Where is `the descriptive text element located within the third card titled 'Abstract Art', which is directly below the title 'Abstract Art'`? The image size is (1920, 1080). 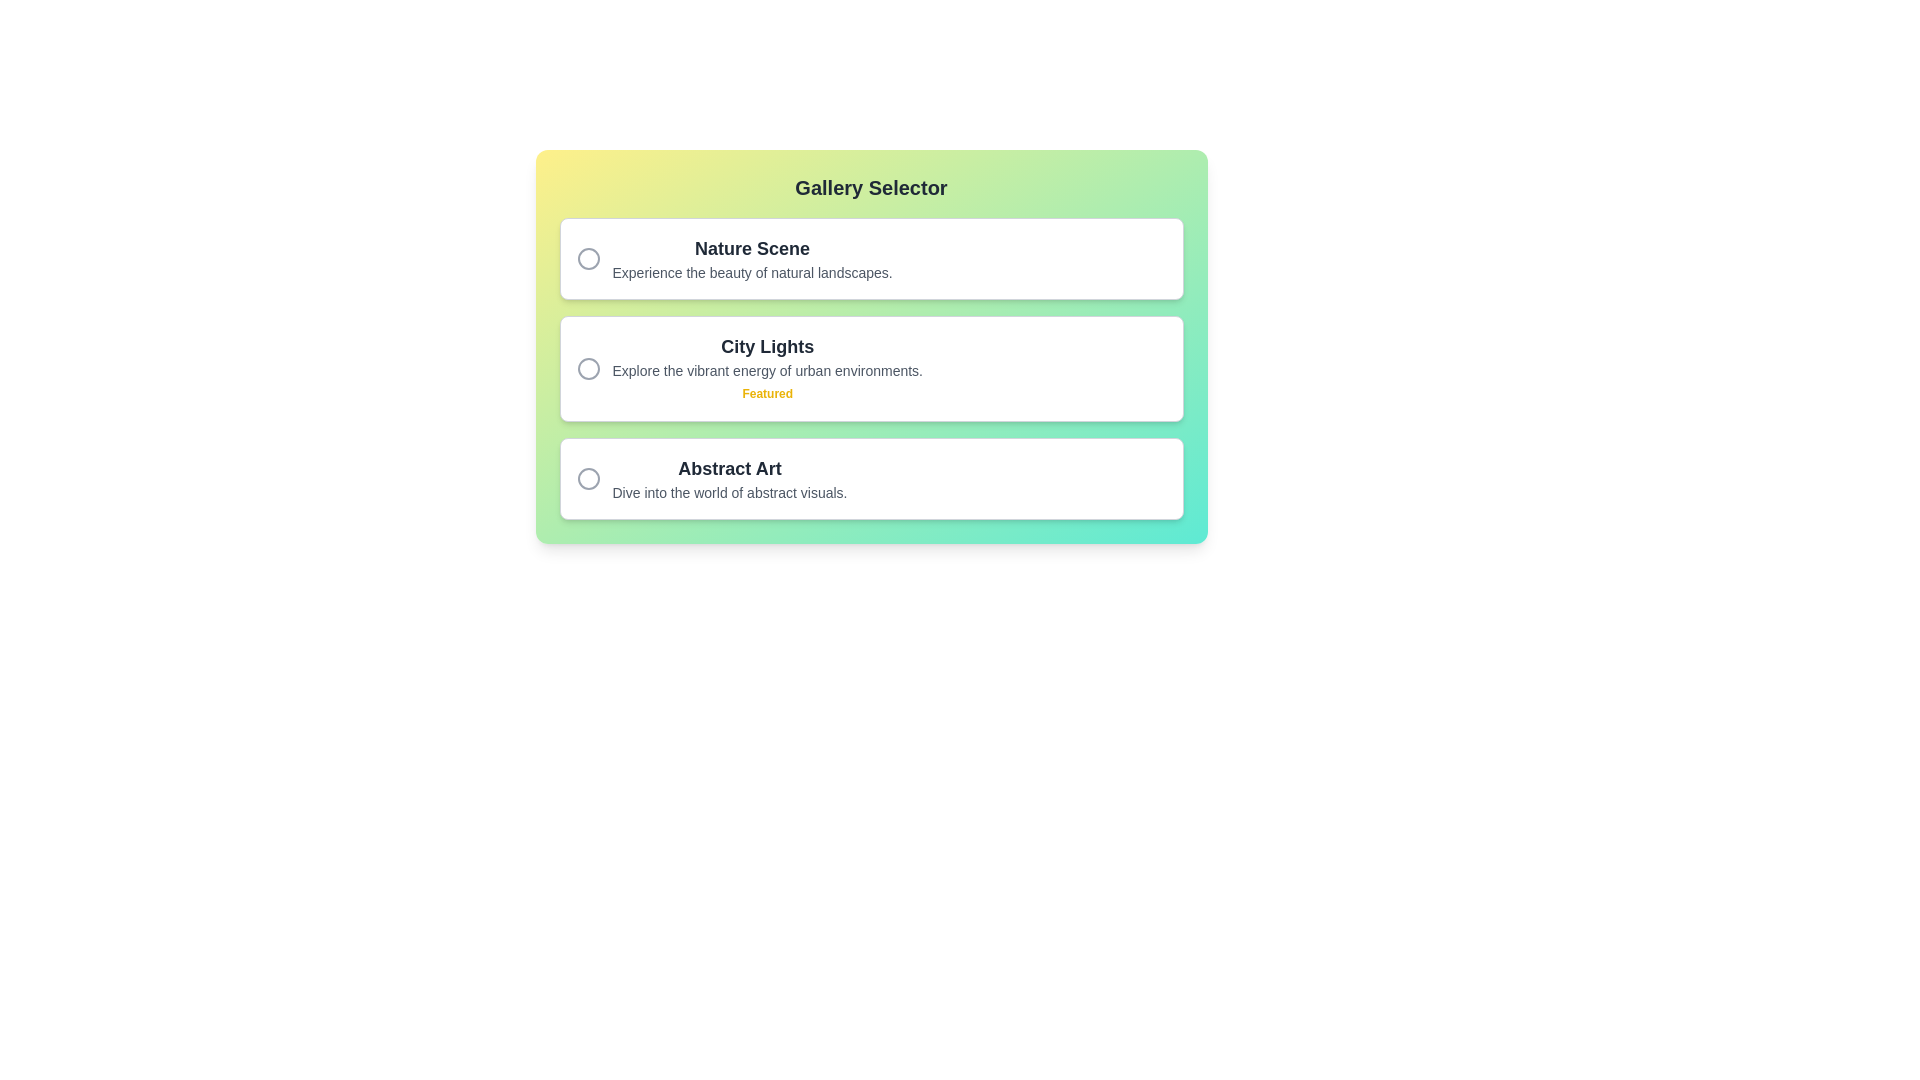 the descriptive text element located within the third card titled 'Abstract Art', which is directly below the title 'Abstract Art' is located at coordinates (728, 493).